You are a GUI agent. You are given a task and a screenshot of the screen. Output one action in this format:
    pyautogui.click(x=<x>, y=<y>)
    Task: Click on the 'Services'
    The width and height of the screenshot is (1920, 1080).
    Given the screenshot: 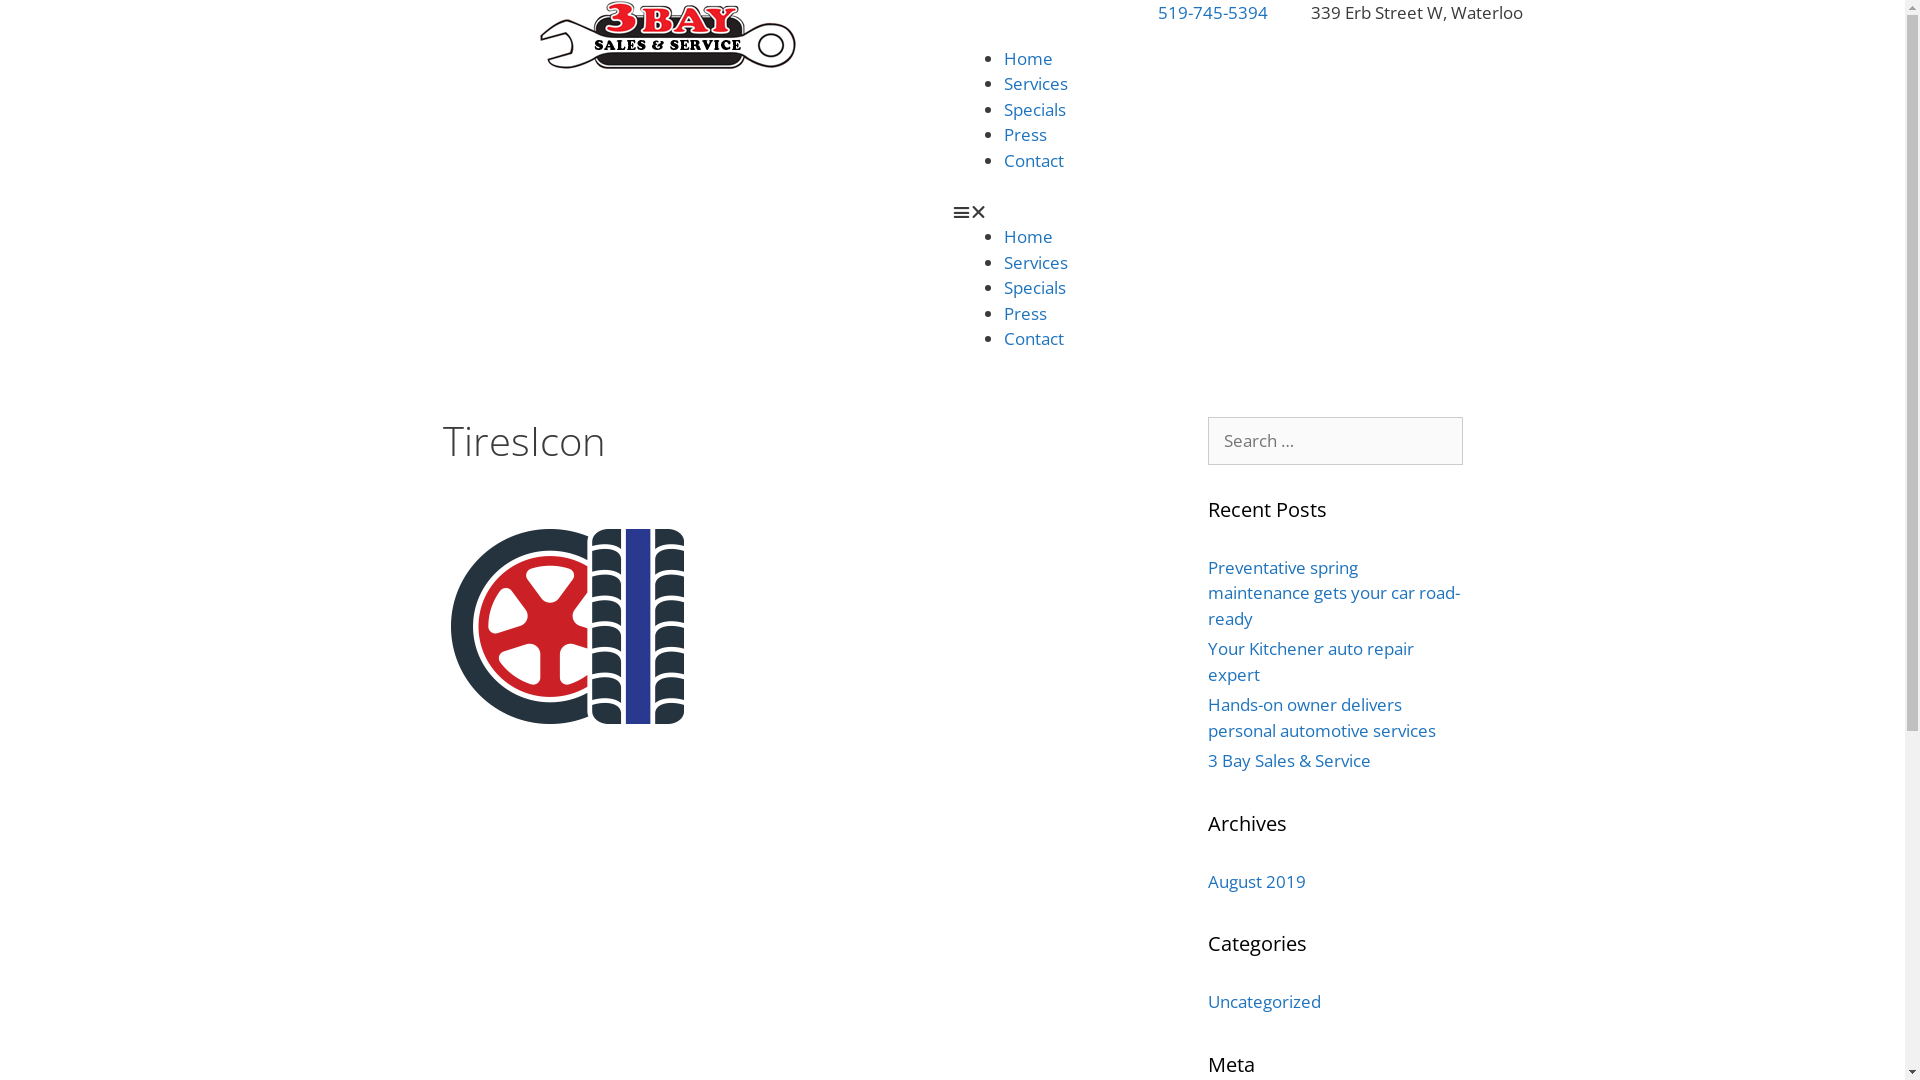 What is the action you would take?
    pyautogui.click(x=1036, y=260)
    